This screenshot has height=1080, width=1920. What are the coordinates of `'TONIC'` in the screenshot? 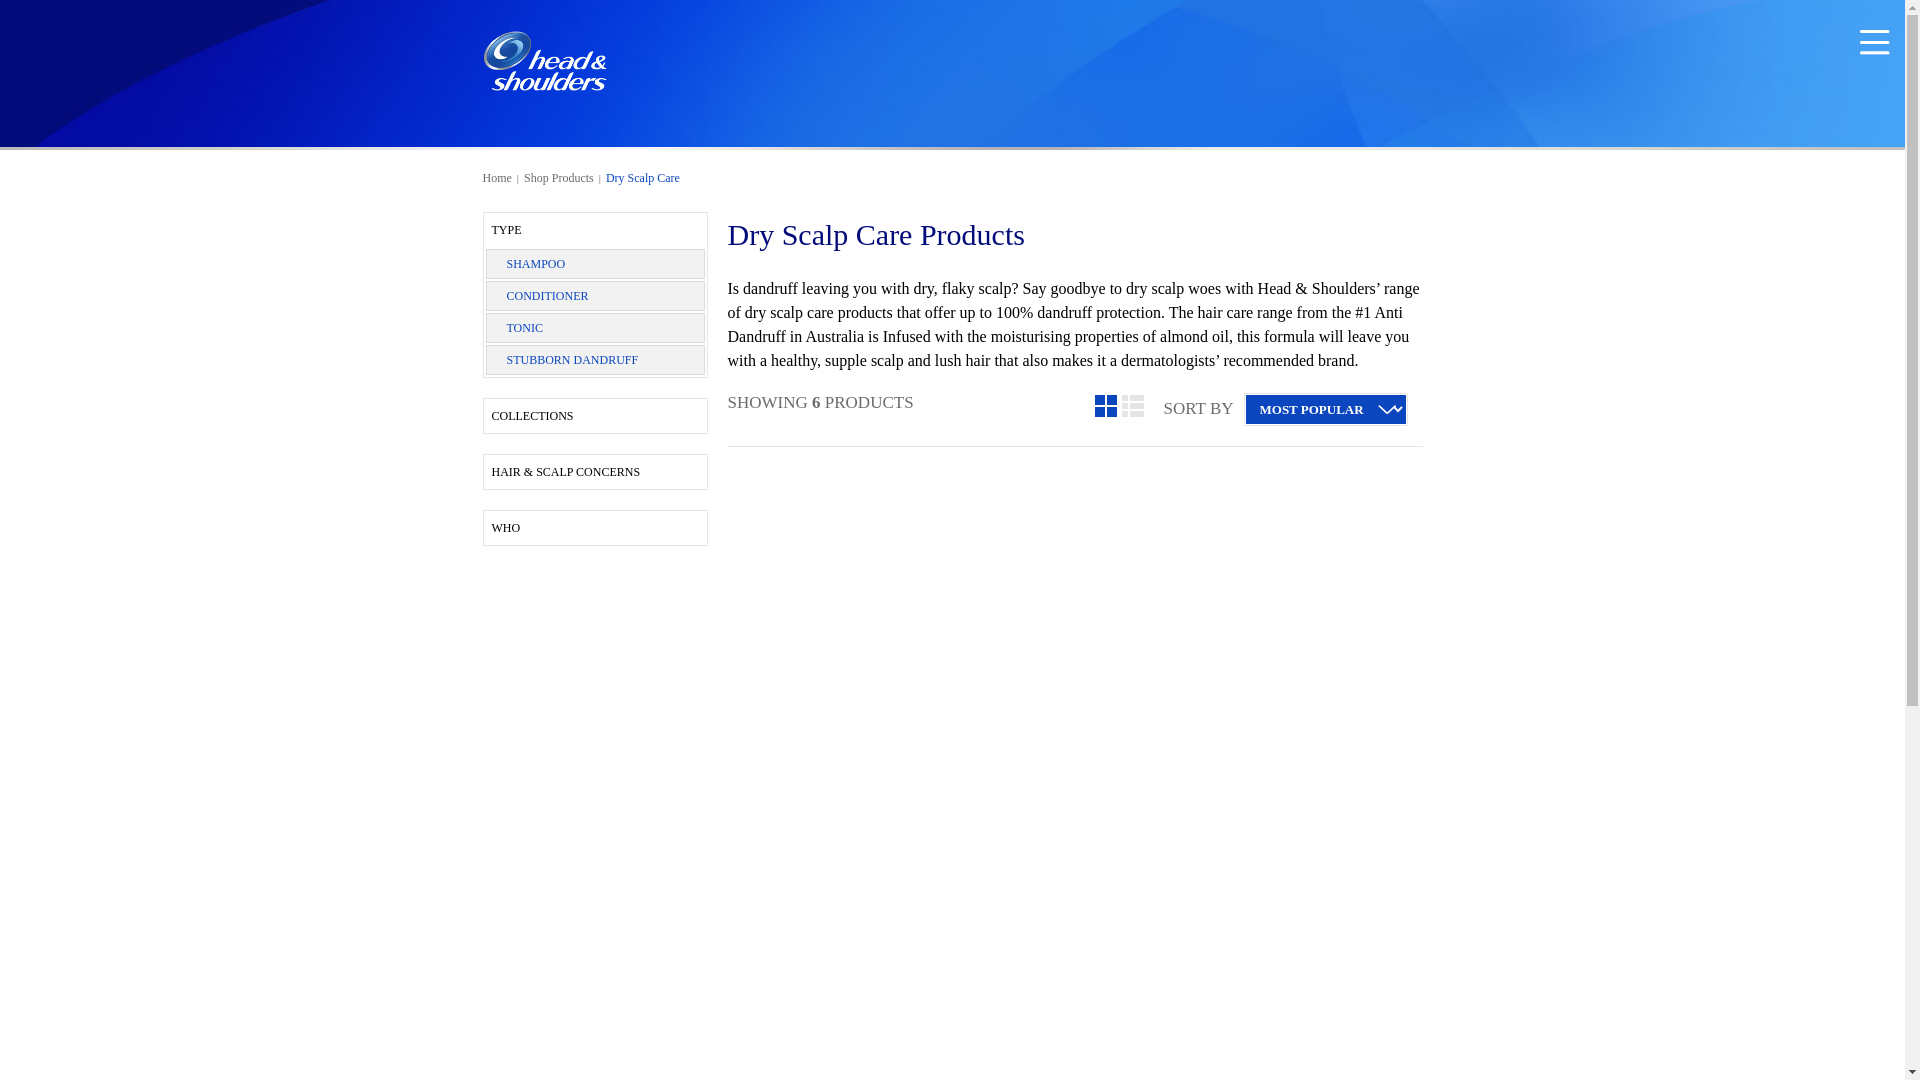 It's located at (505, 326).